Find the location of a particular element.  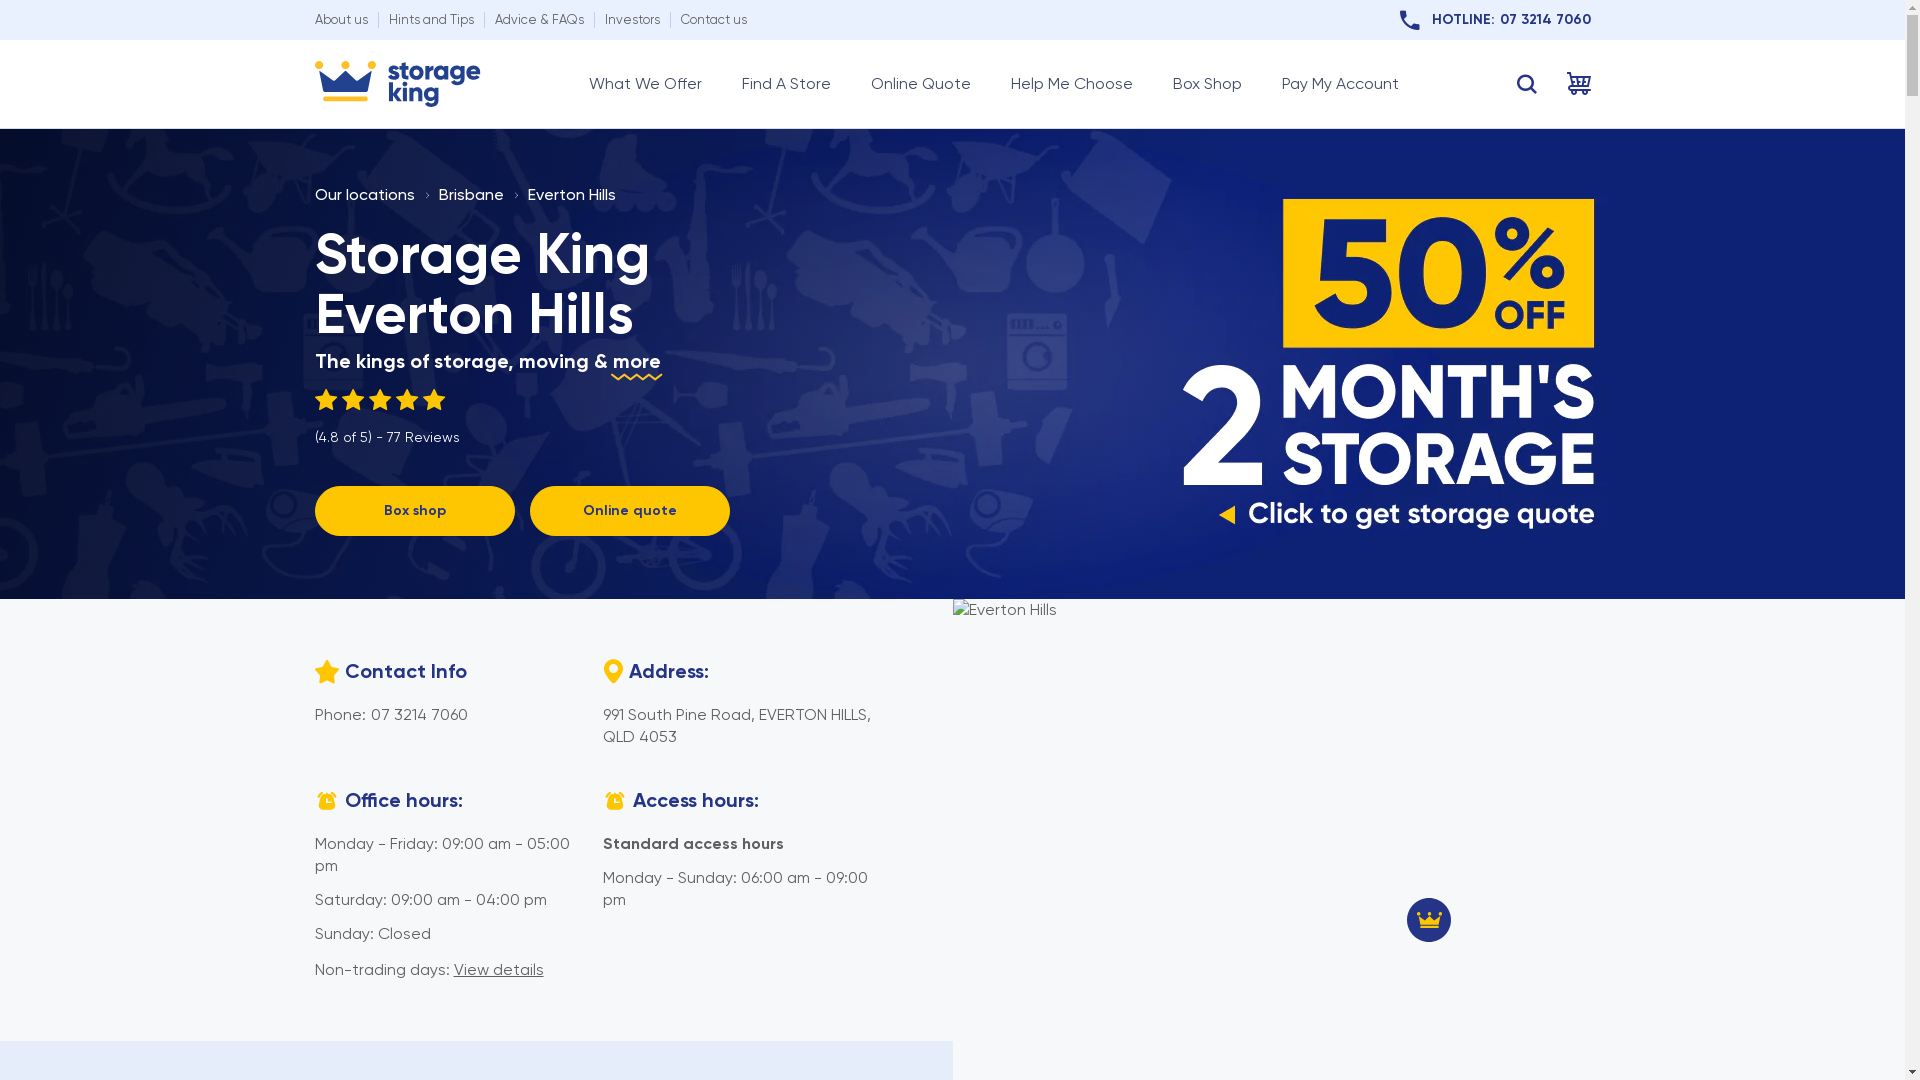

'Pay My Account' is located at coordinates (1281, 83).